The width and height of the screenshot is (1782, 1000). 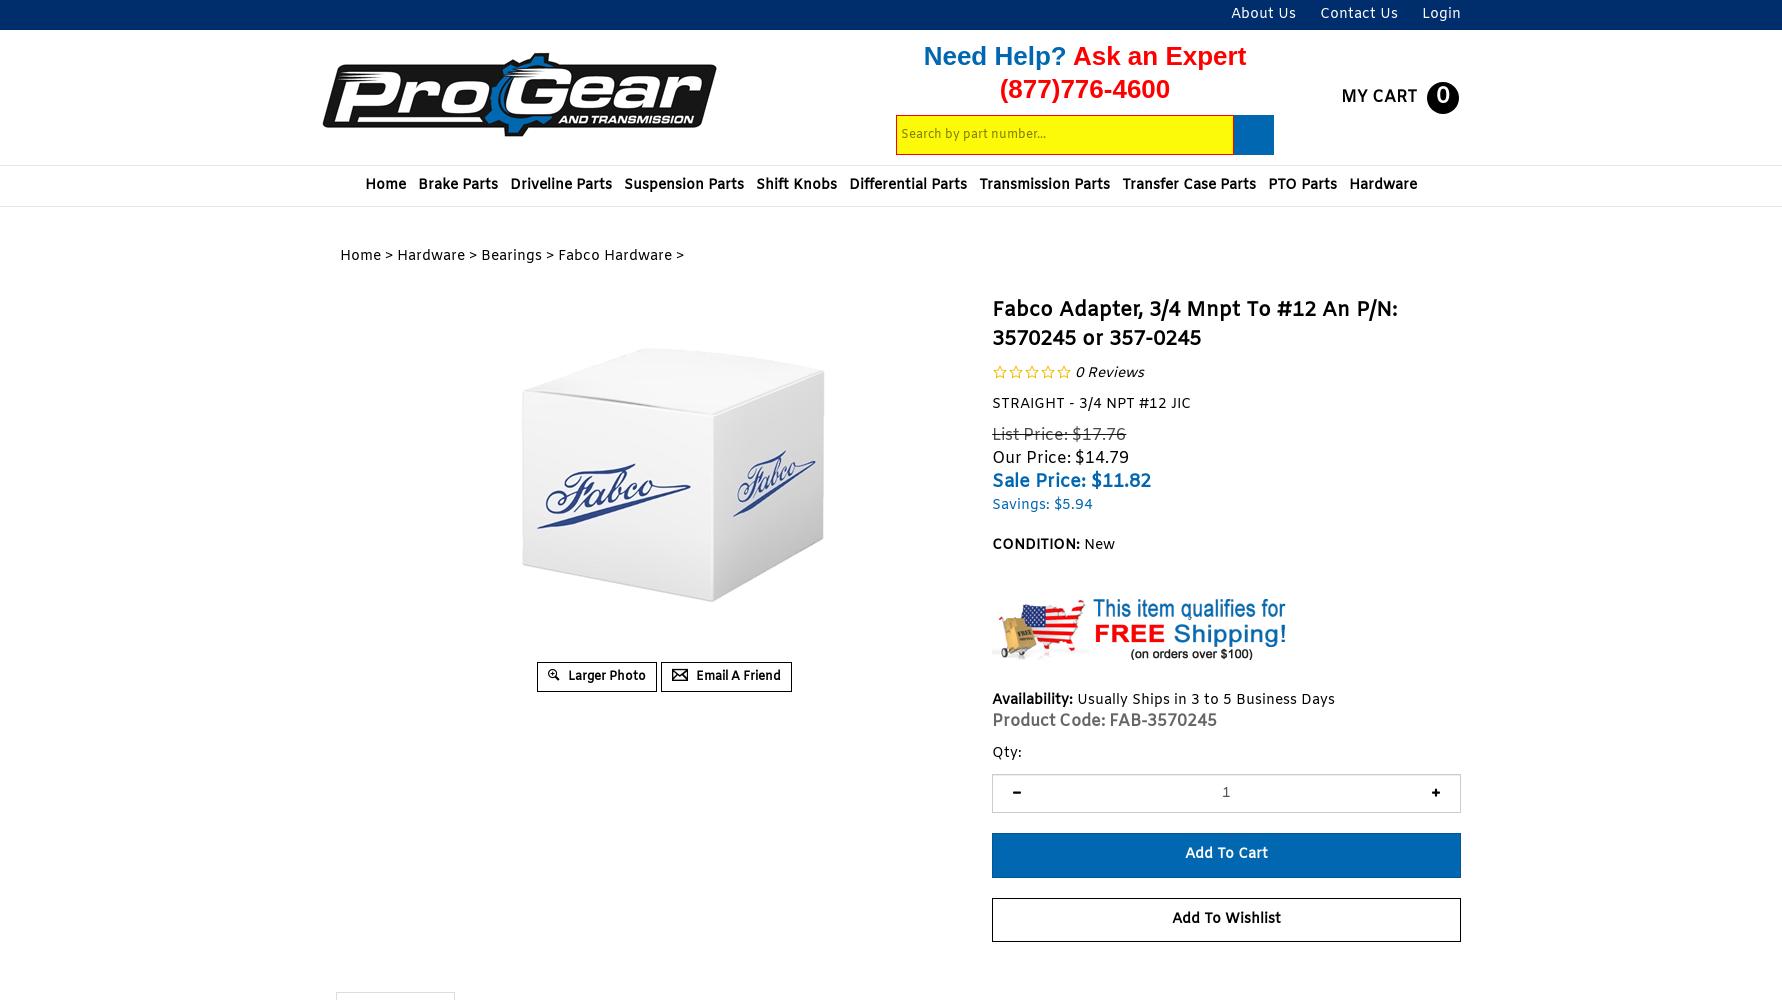 What do you see at coordinates (1115, 372) in the screenshot?
I see `'Reviews'` at bounding box center [1115, 372].